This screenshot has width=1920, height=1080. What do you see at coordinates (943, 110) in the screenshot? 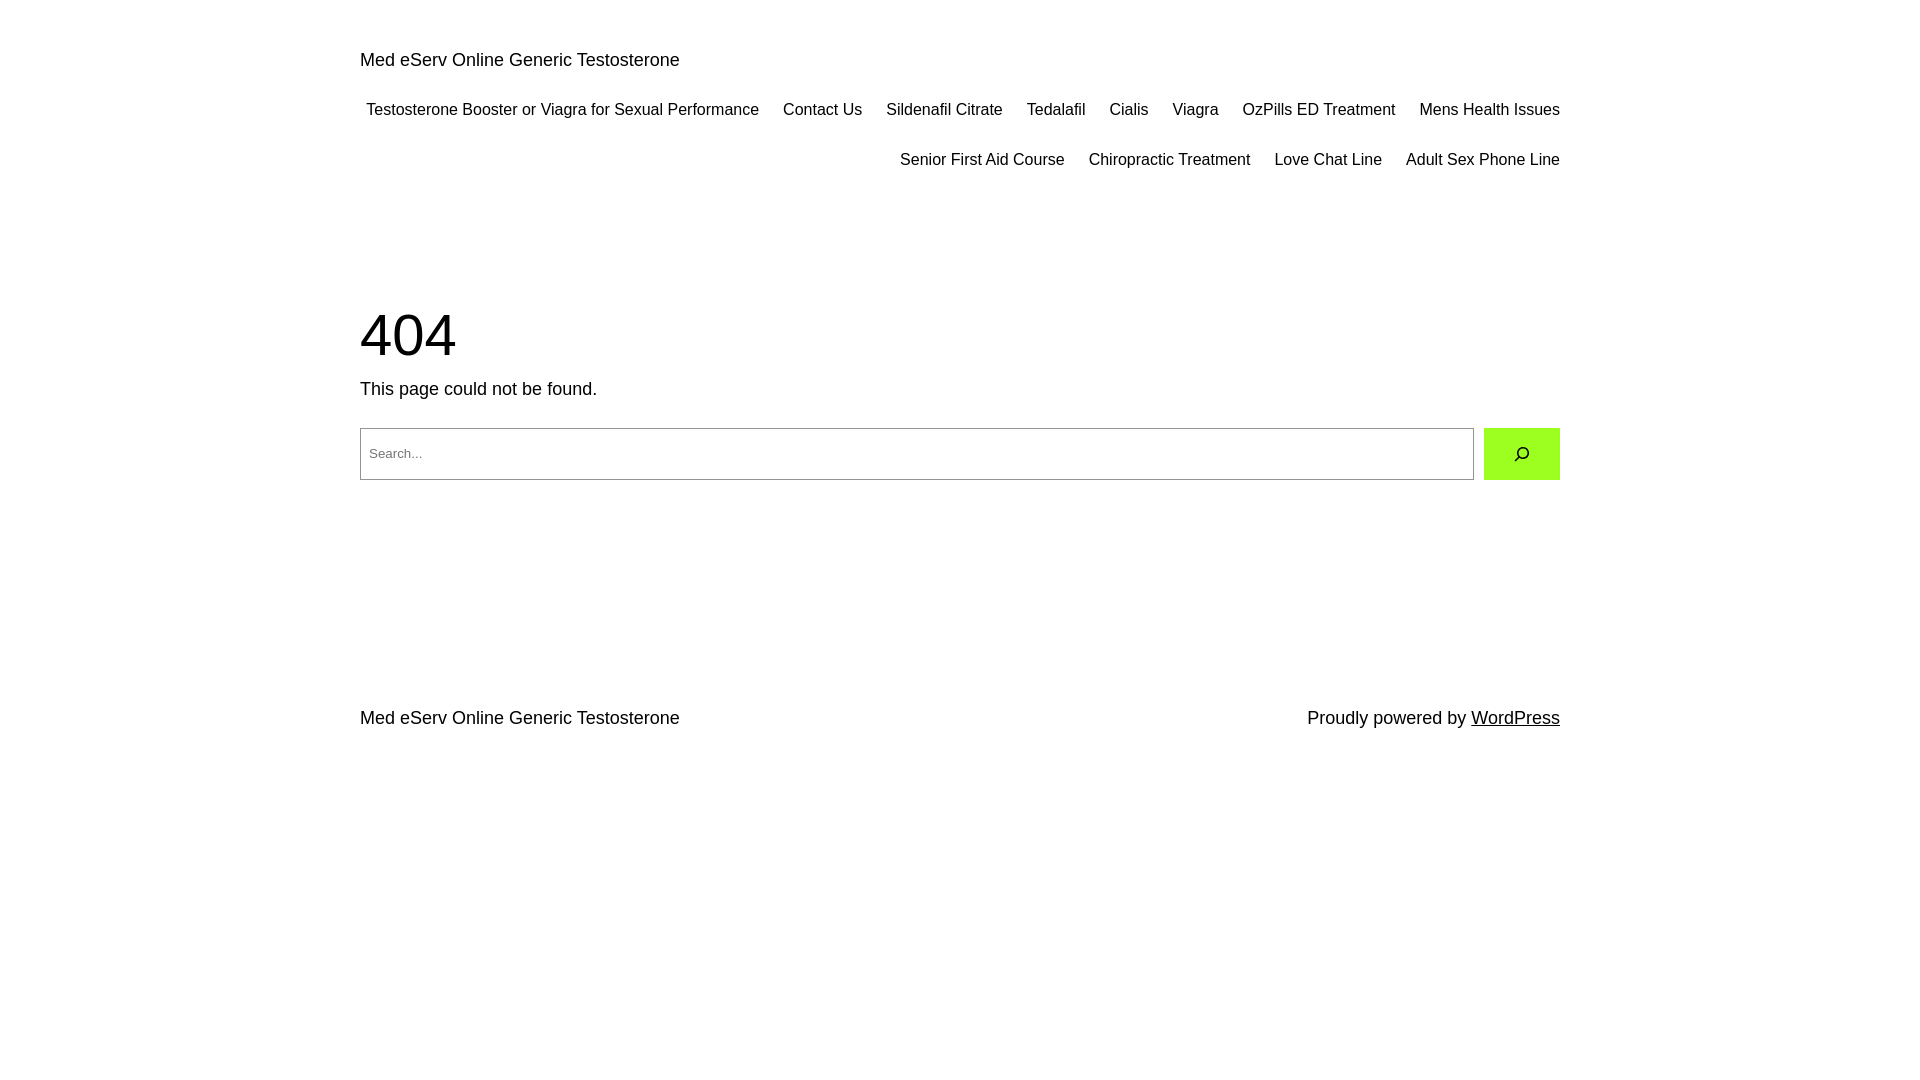
I see `'Sildenafil Citrate'` at bounding box center [943, 110].